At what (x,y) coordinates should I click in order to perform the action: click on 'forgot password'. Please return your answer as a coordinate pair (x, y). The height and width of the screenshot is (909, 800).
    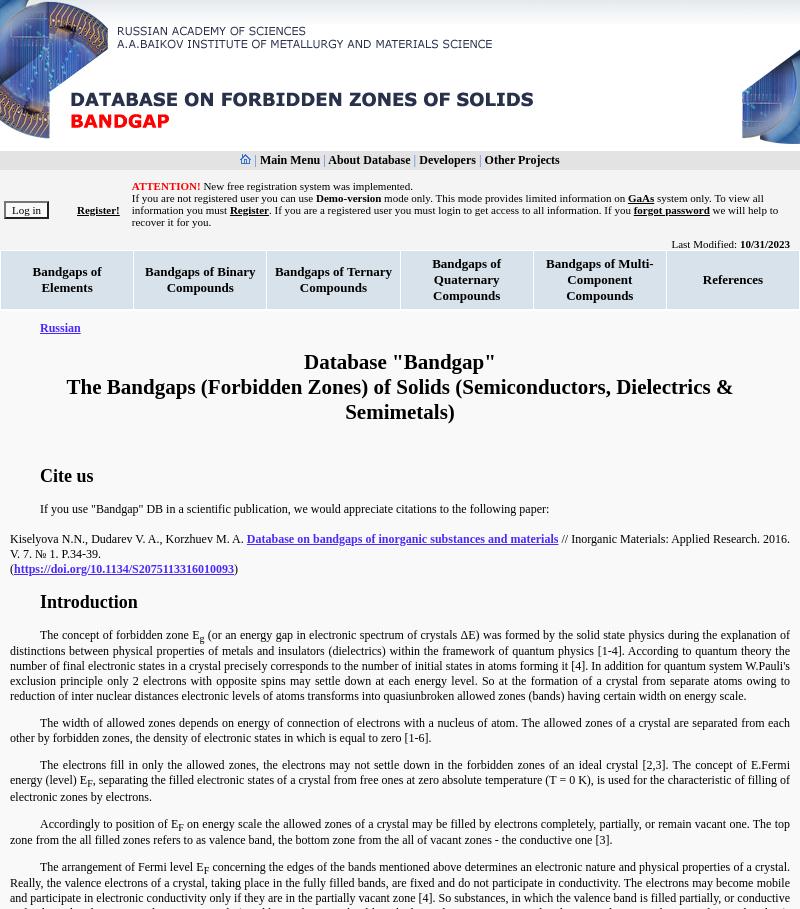
    Looking at the image, I should click on (670, 209).